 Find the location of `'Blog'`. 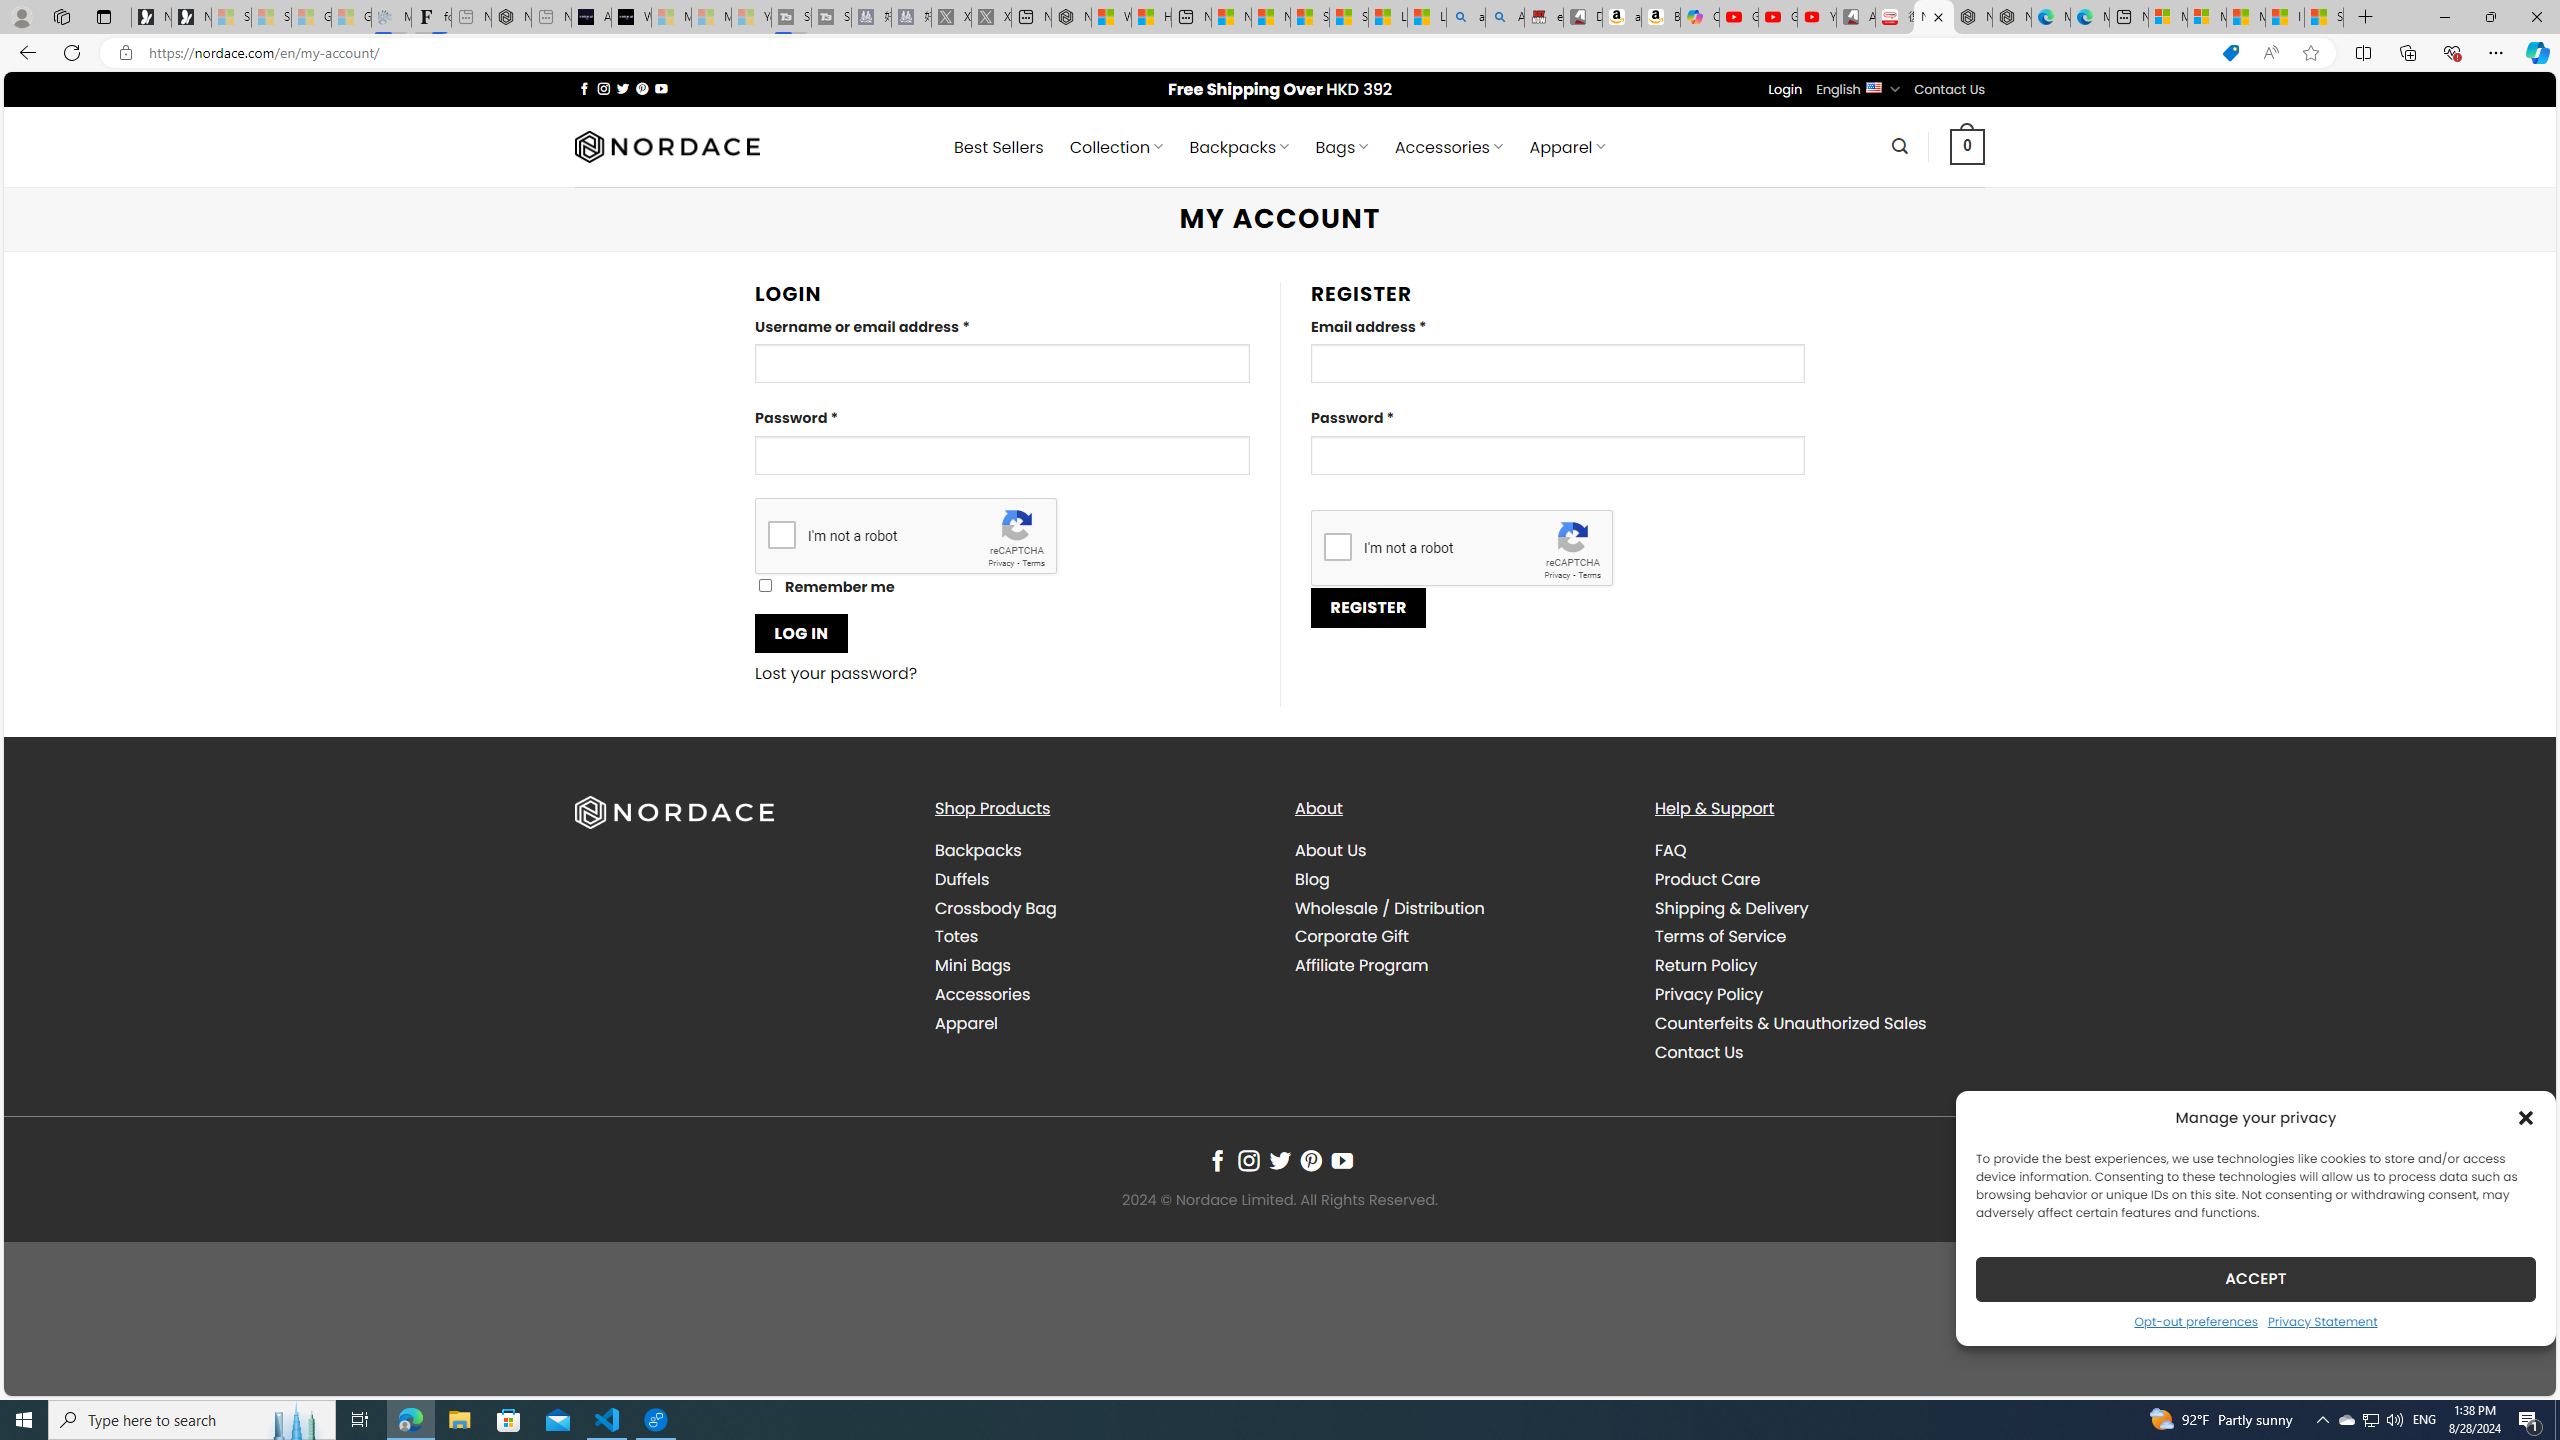

'Blog' is located at coordinates (1312, 878).